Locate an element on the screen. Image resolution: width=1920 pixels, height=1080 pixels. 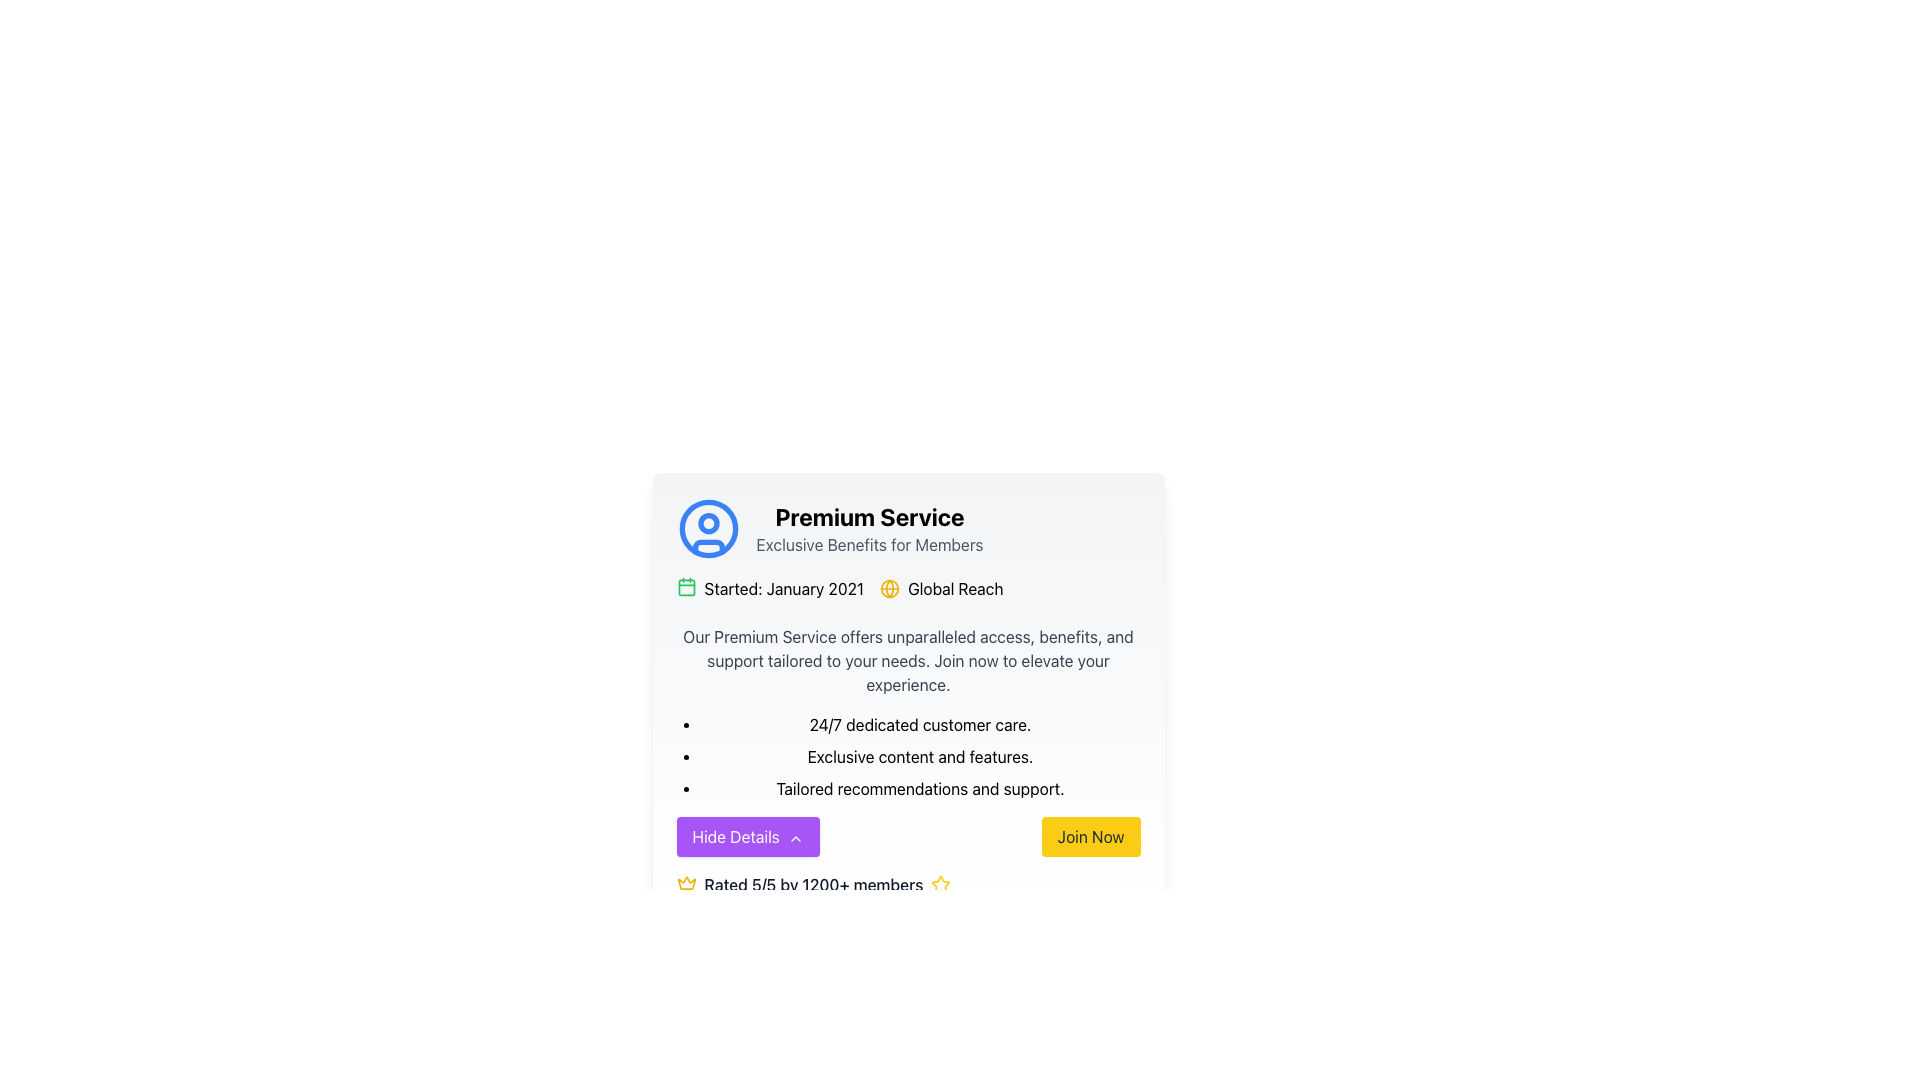
the textual metadata display containing 'Started: January 2021' and 'Global Reach', which includes a green calendar icon and a yellow globe icon is located at coordinates (907, 588).